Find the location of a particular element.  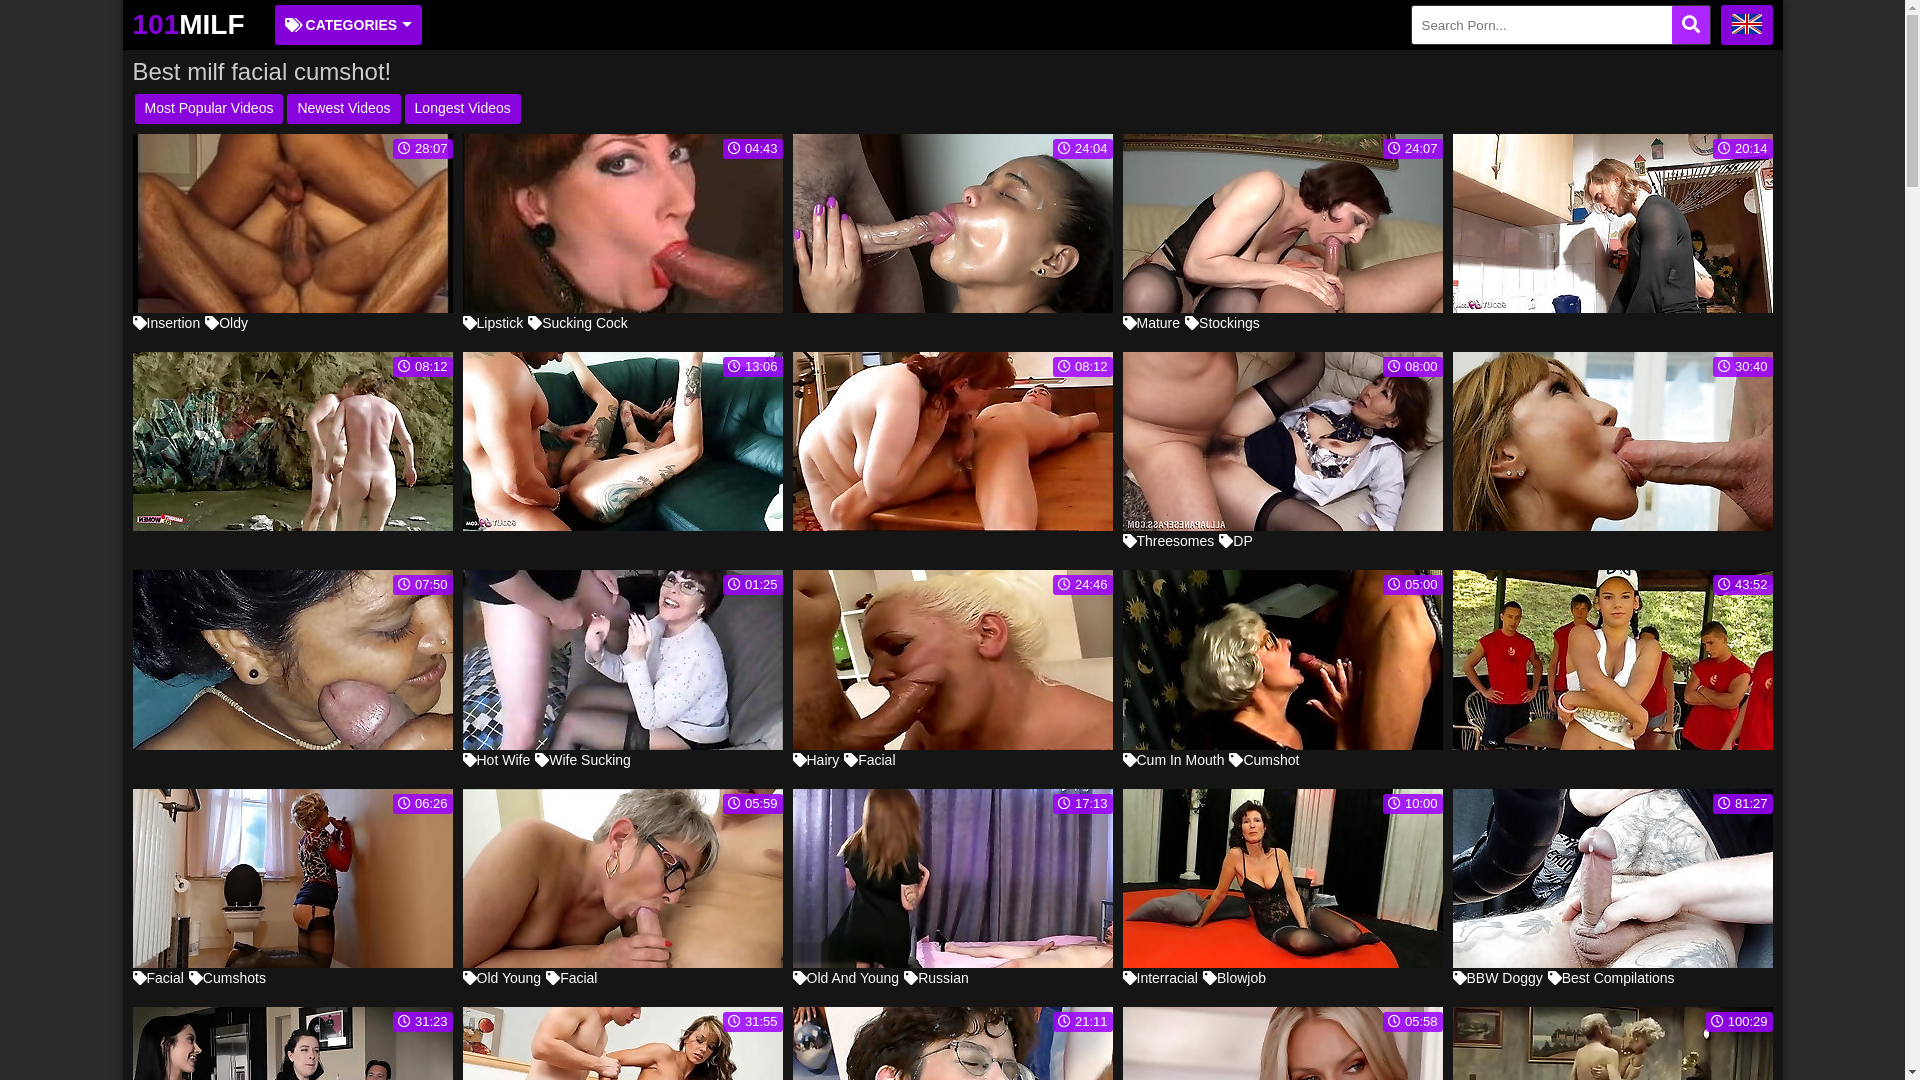

'Oldy' is located at coordinates (226, 322).